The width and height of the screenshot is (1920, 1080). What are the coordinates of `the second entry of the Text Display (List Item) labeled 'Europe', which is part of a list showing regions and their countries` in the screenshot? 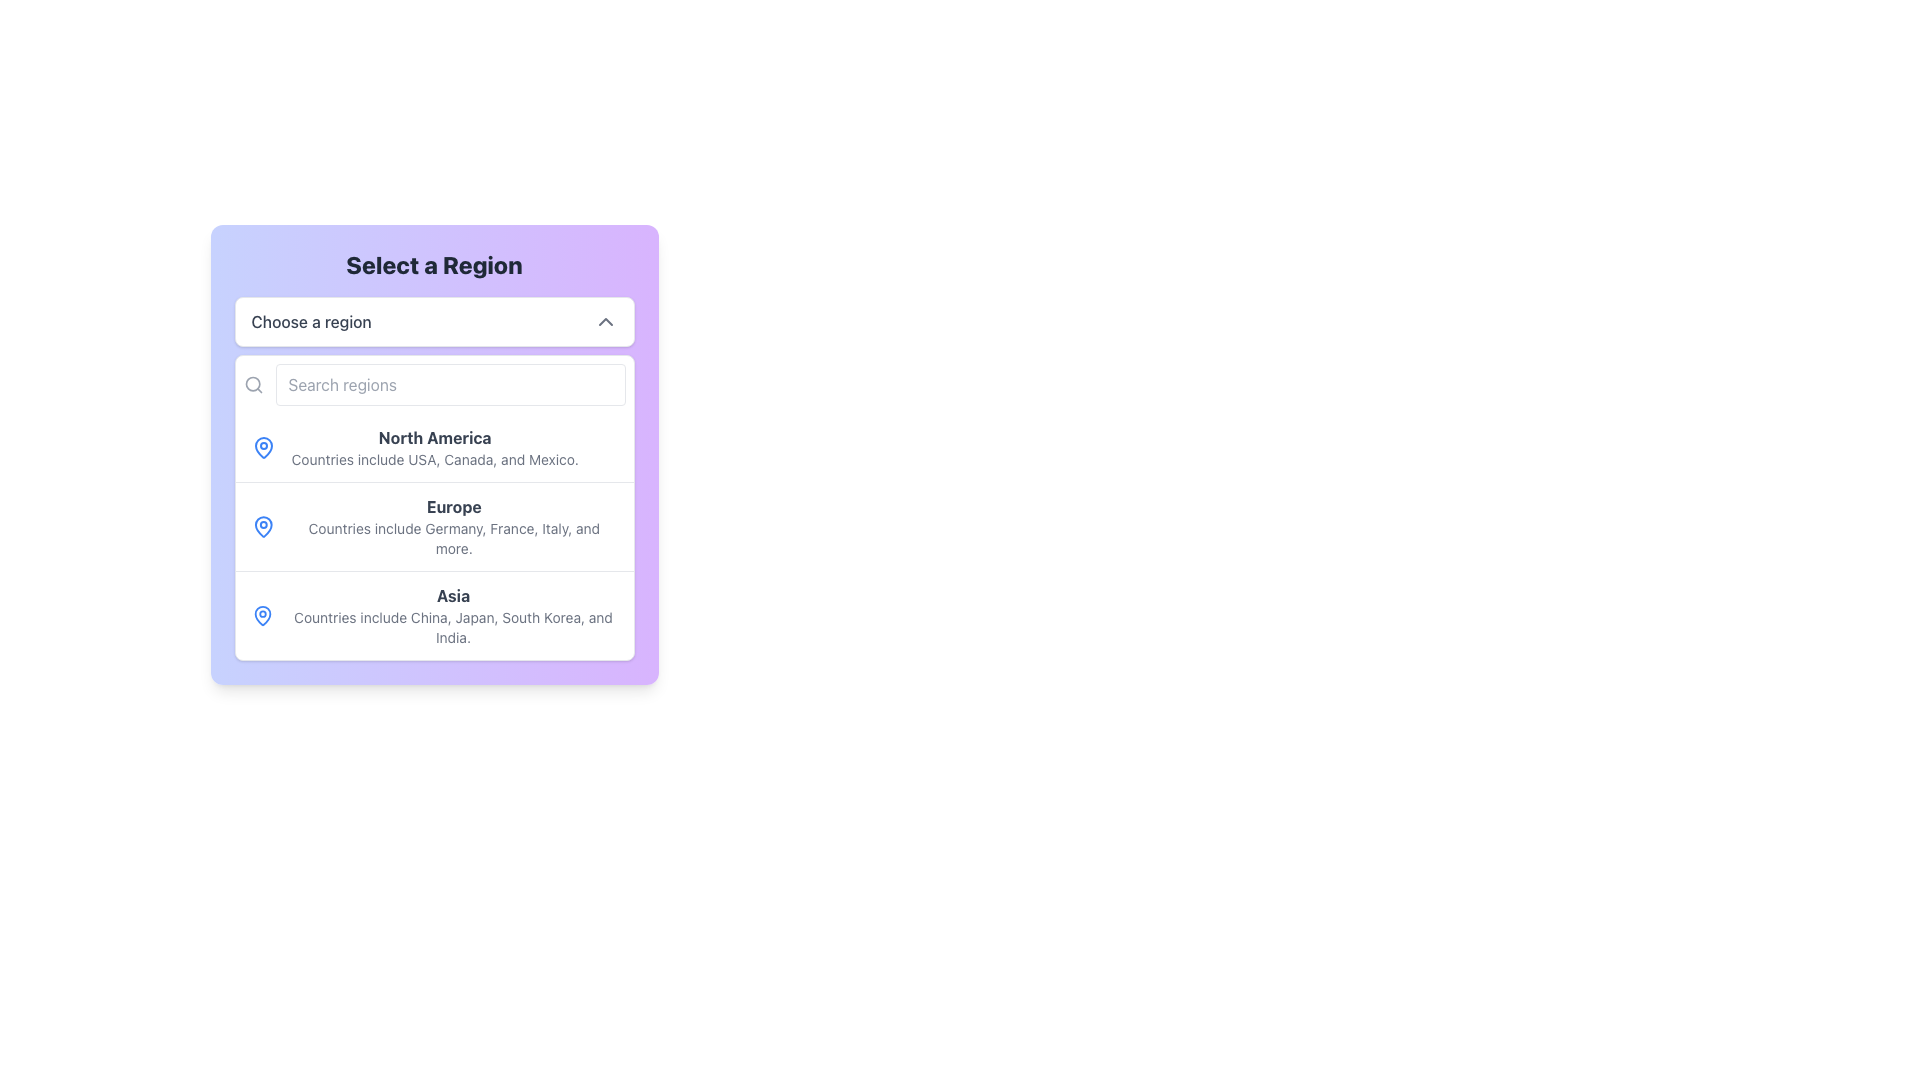 It's located at (433, 535).